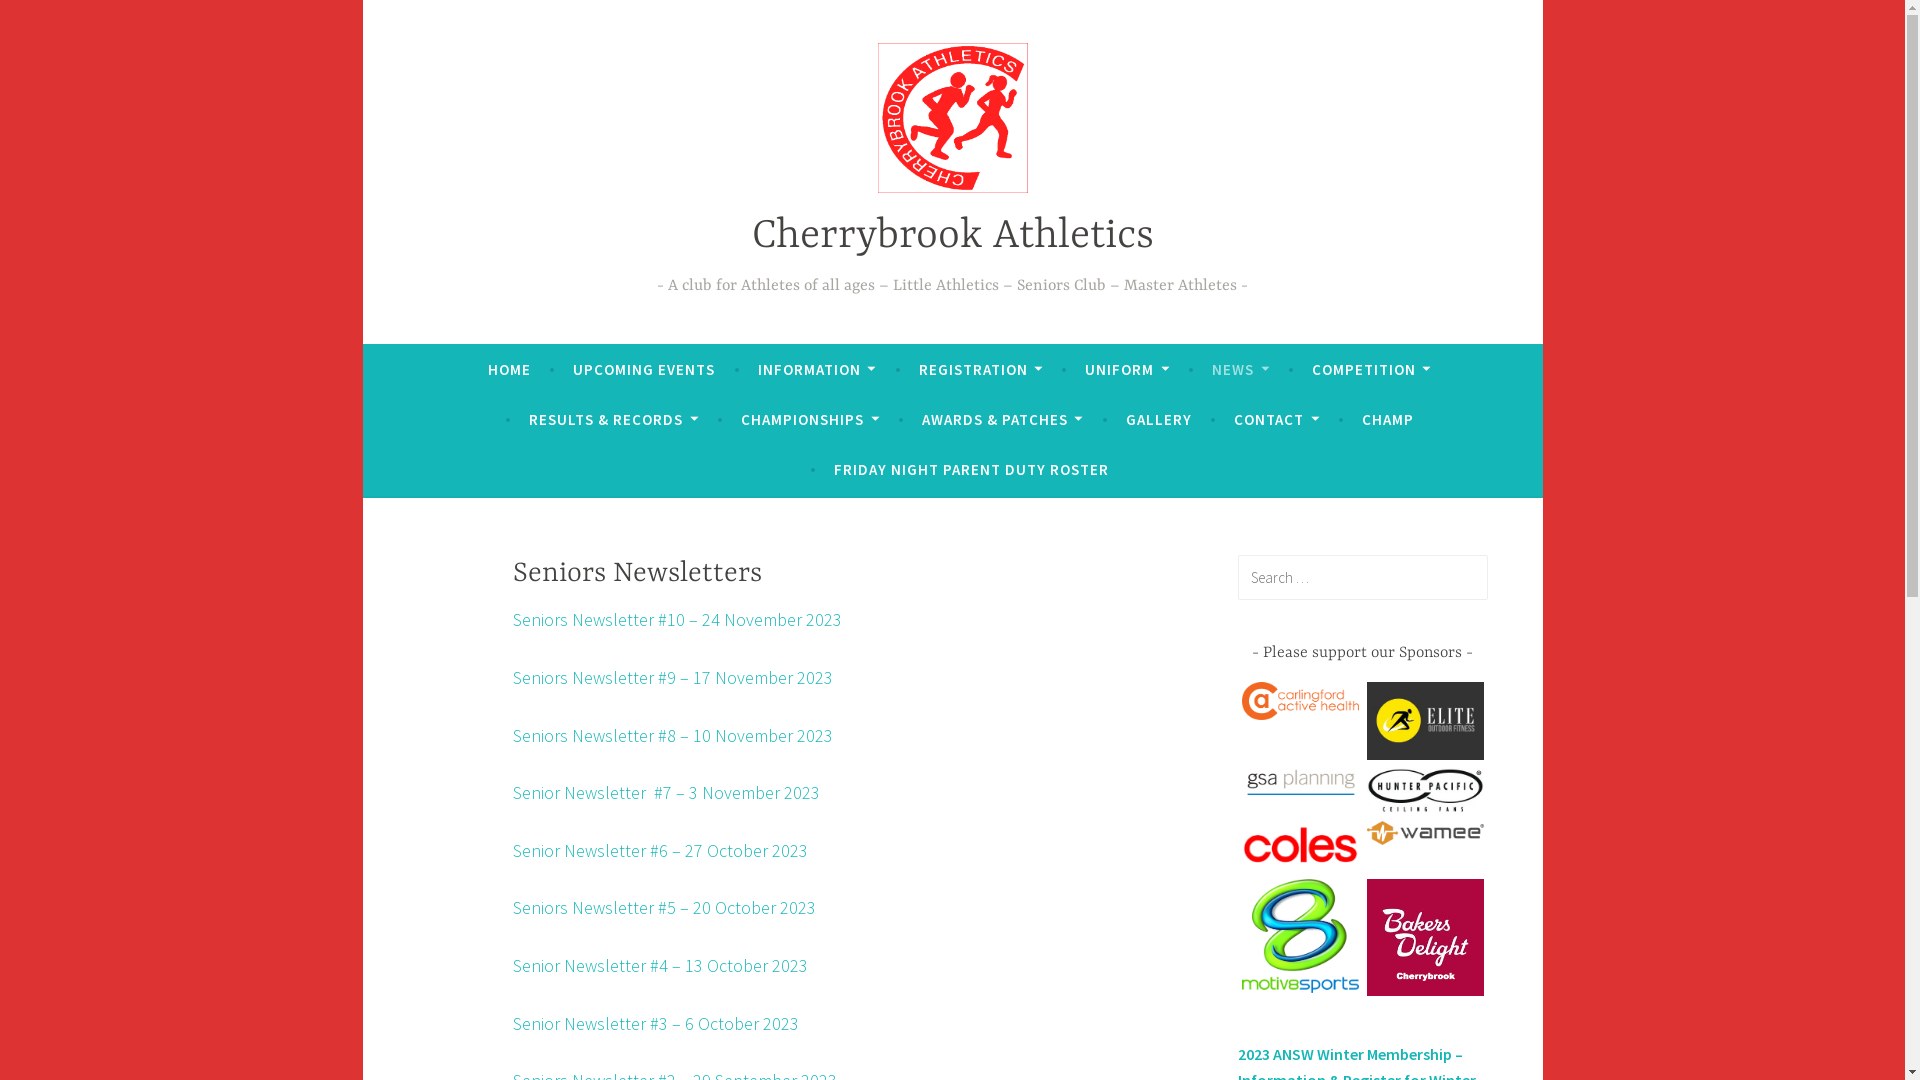 This screenshot has height=1080, width=1920. Describe the element at coordinates (1386, 419) in the screenshot. I see `'CHAMP'` at that location.